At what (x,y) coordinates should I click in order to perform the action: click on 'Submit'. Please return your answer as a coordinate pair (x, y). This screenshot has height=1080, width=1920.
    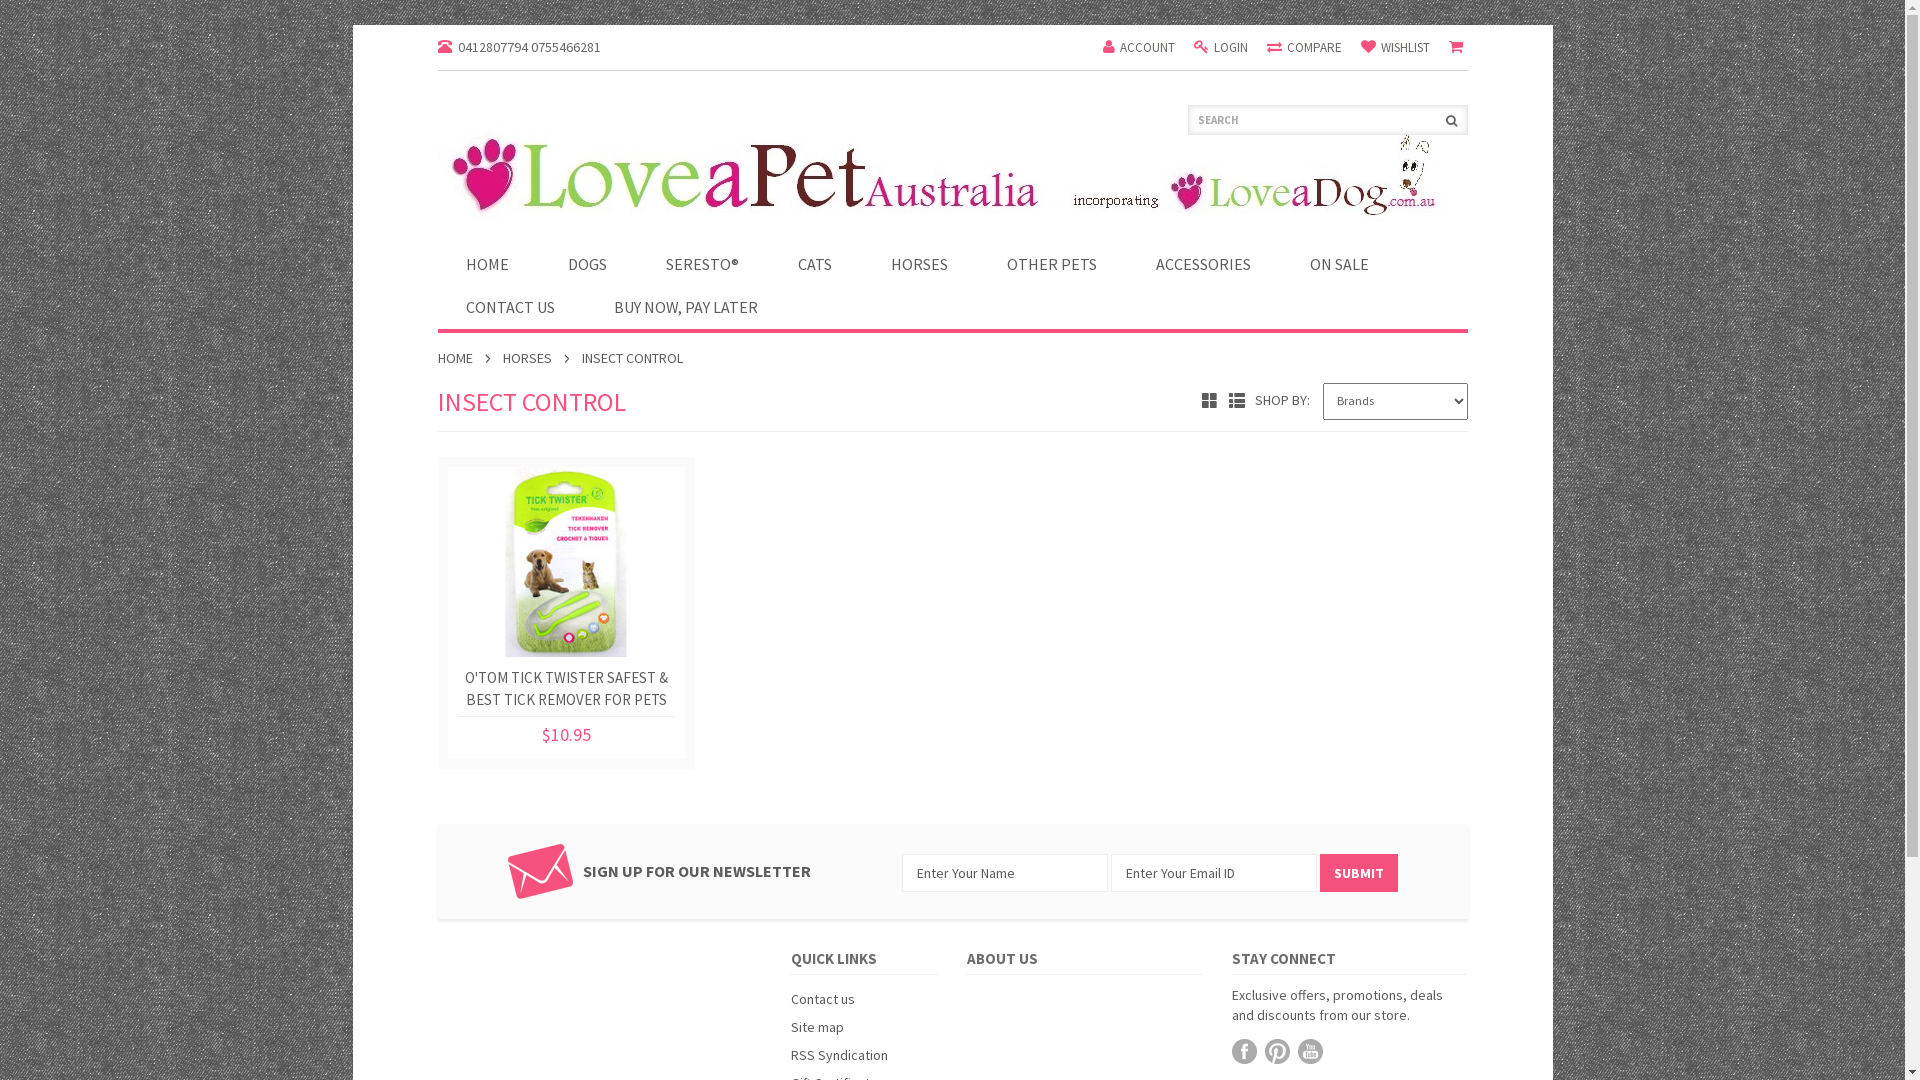
    Looking at the image, I should click on (1358, 871).